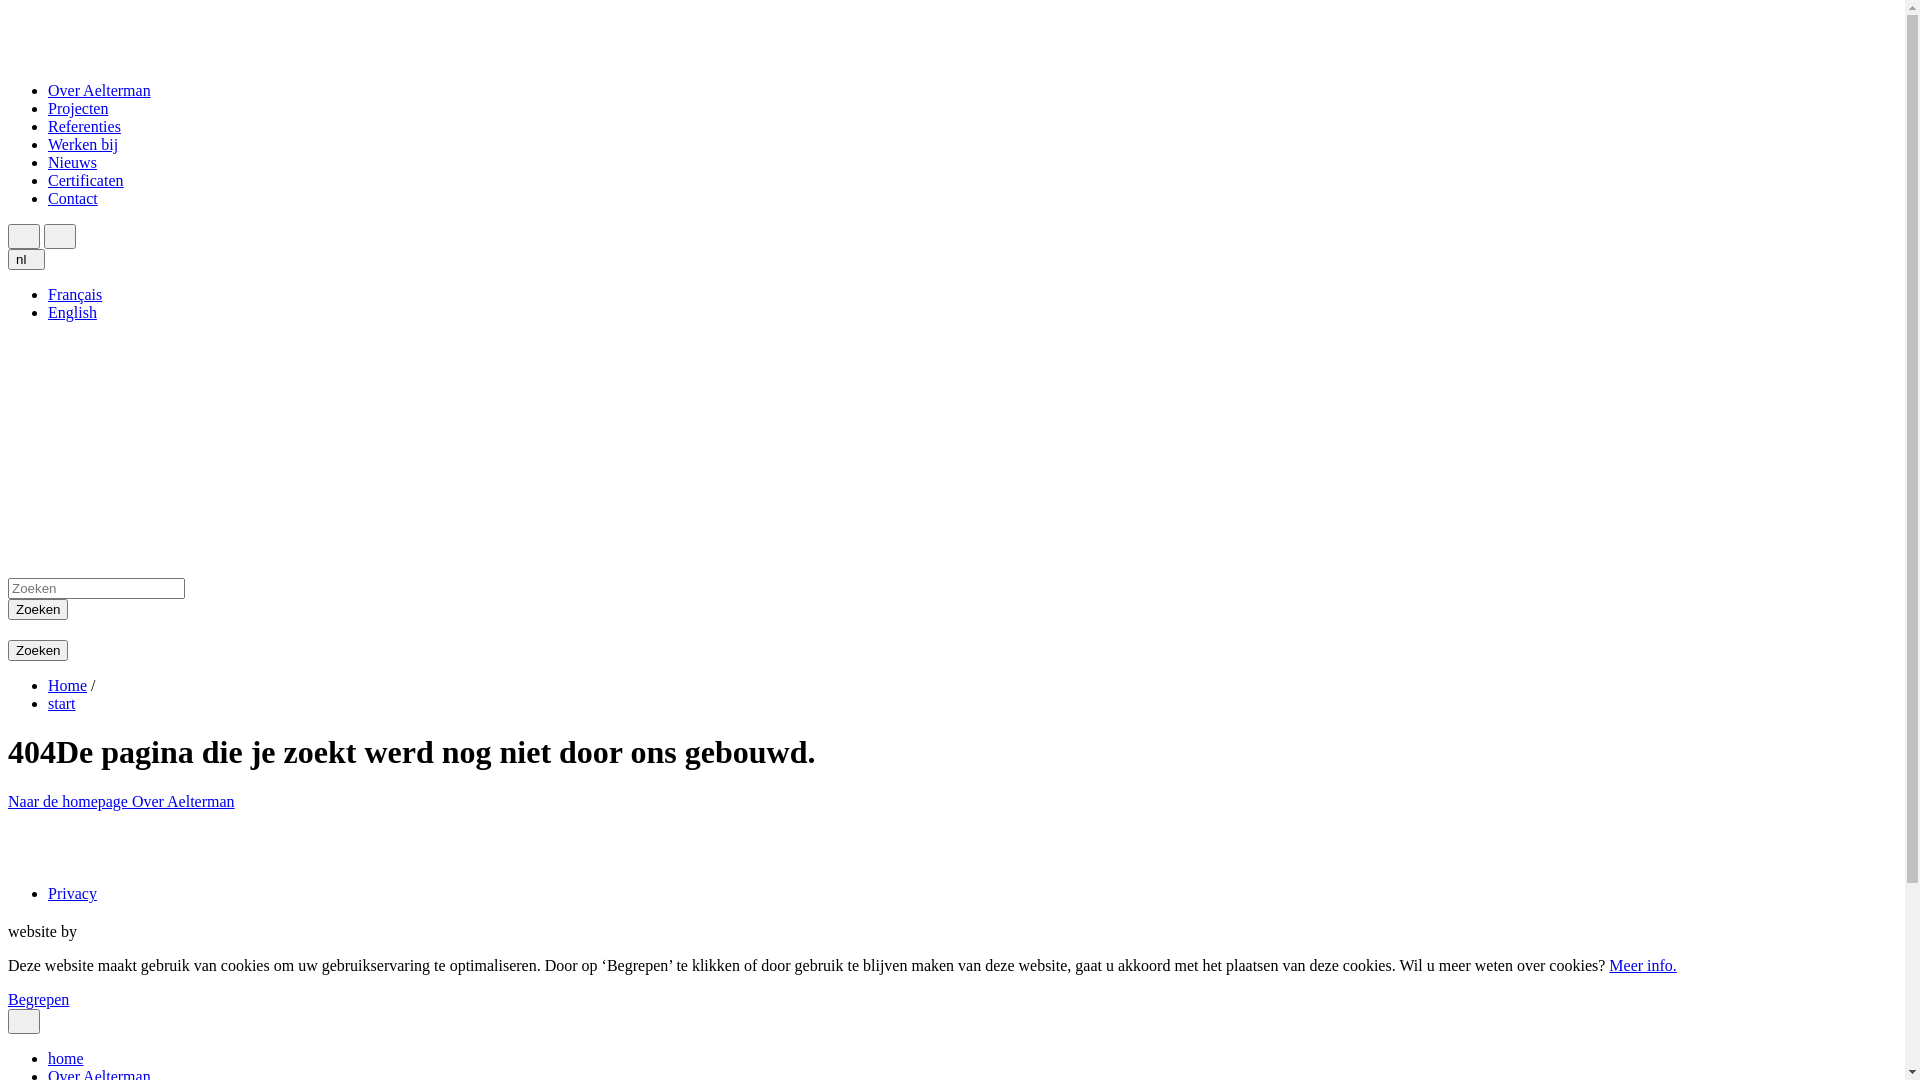  What do you see at coordinates (183, 800) in the screenshot?
I see `'Over Aelterman'` at bounding box center [183, 800].